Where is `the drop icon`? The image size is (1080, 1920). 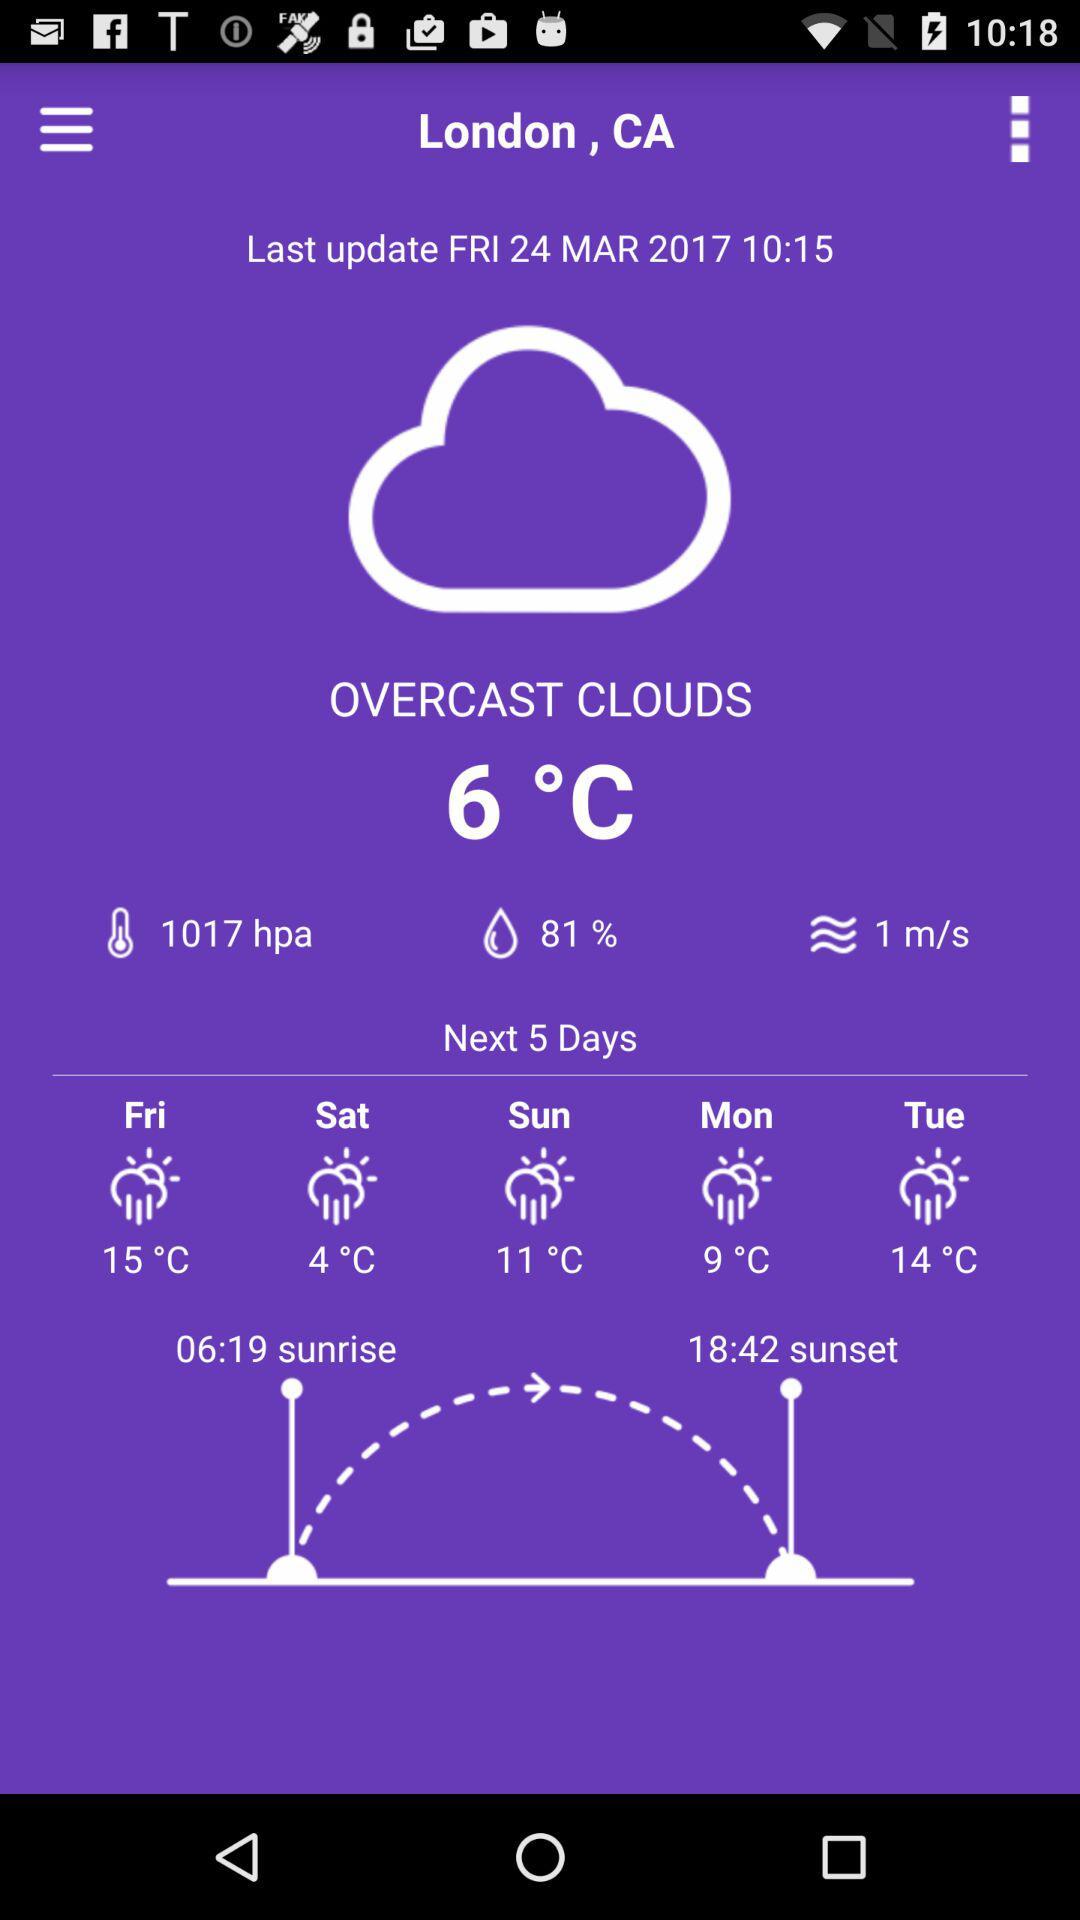 the drop icon is located at coordinates (499, 931).